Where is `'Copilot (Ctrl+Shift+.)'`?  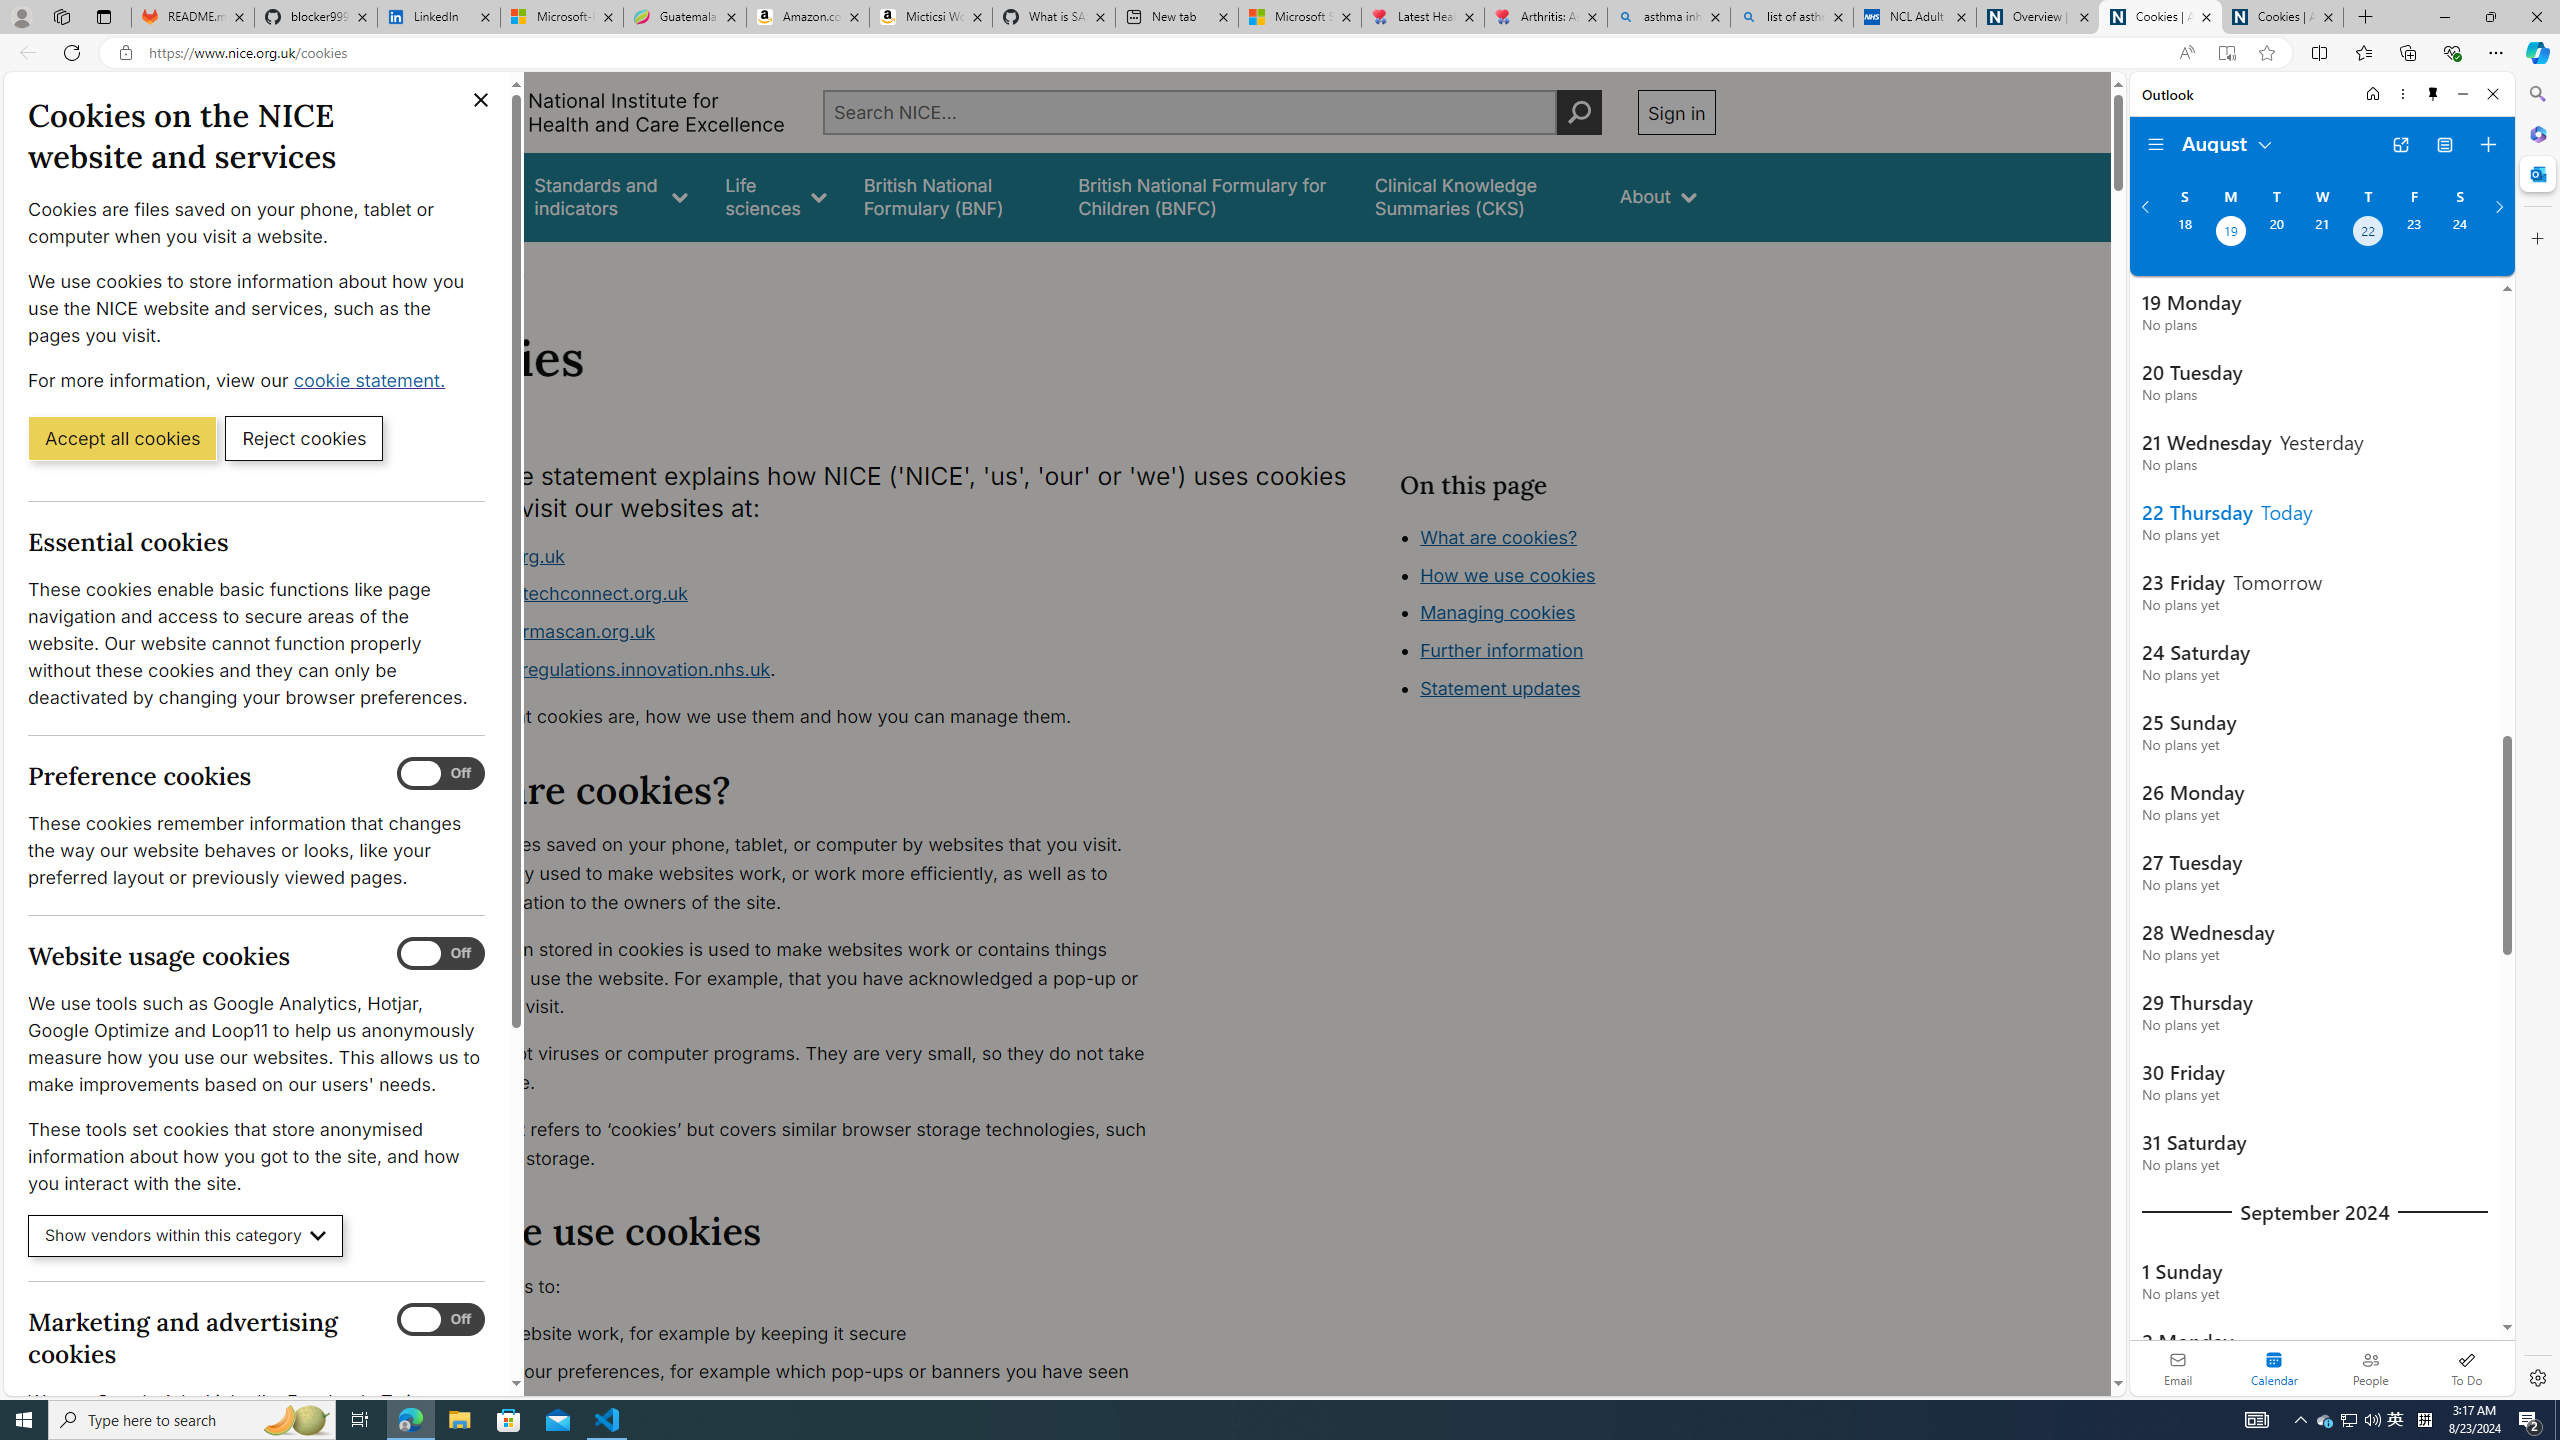
'Copilot (Ctrl+Shift+.)' is located at coordinates (2535, 51).